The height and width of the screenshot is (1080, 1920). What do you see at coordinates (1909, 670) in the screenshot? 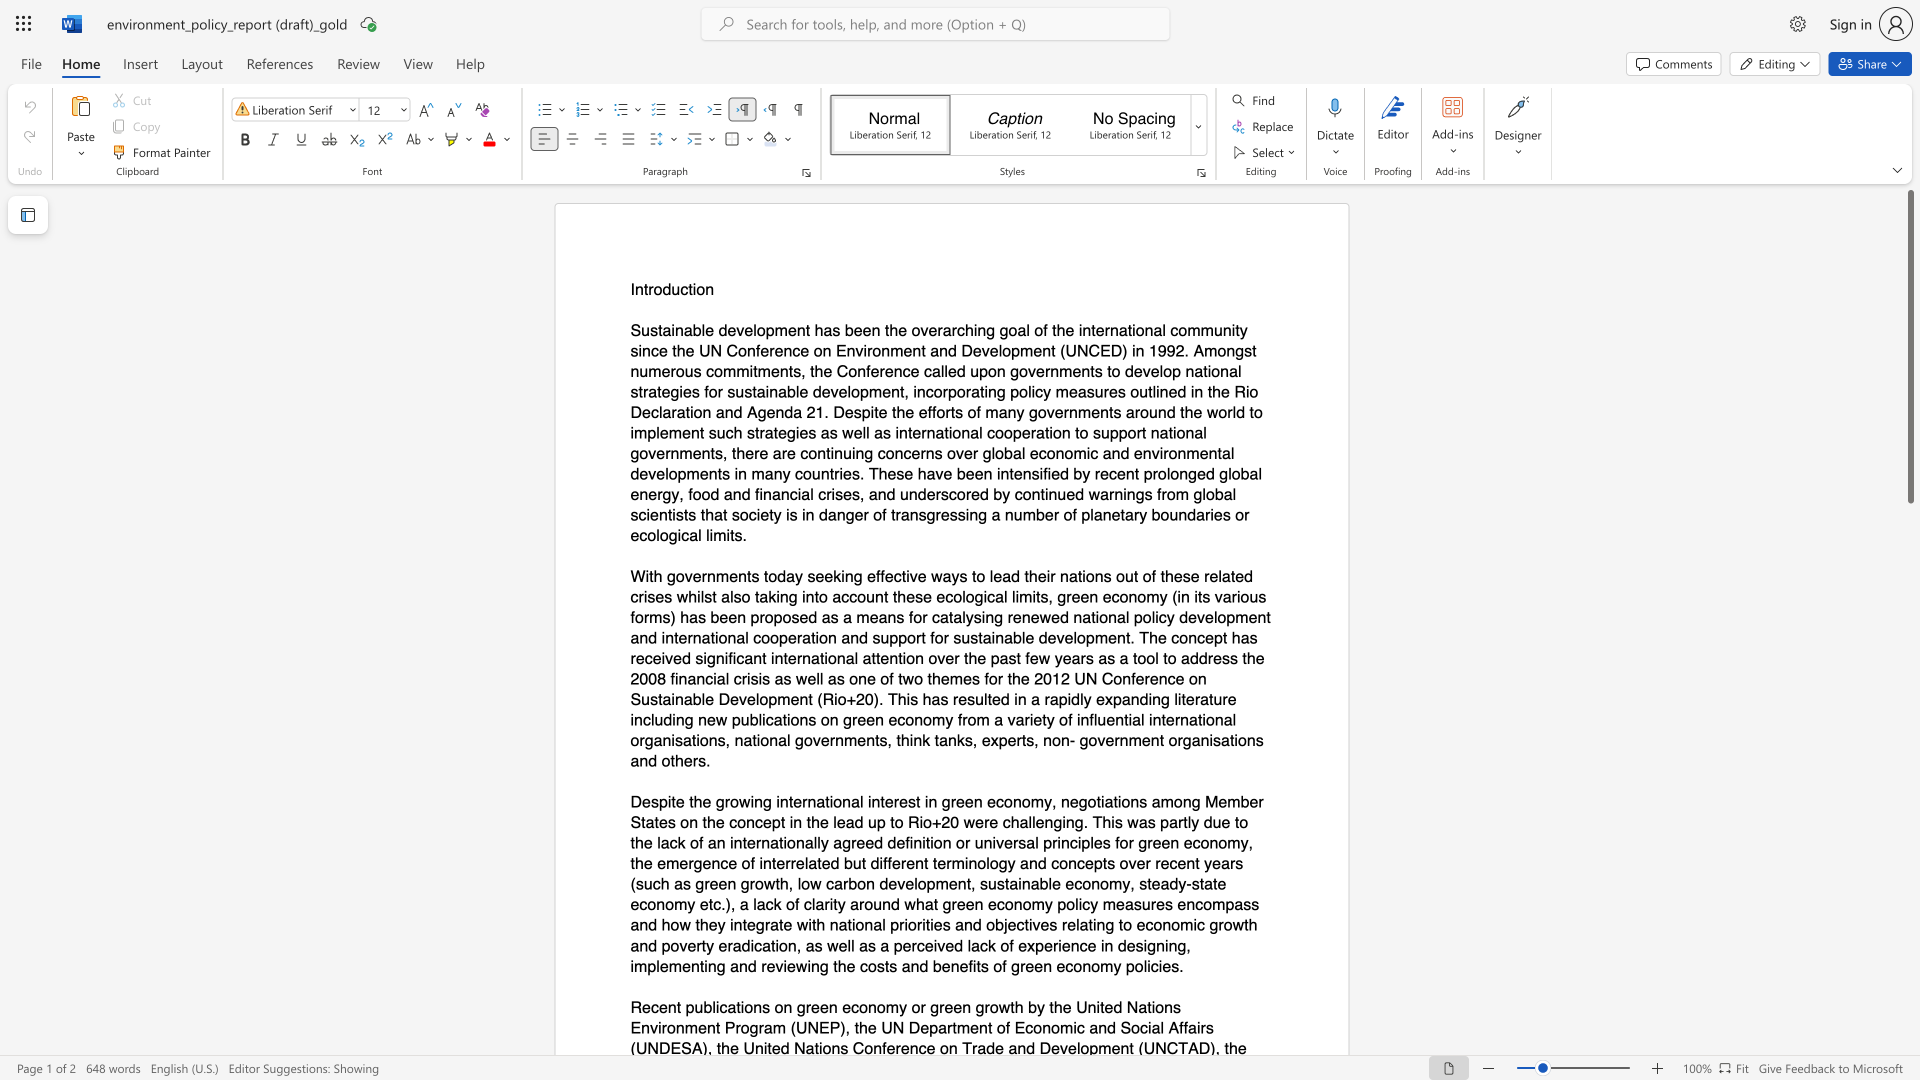
I see `the scrollbar on the right to shift the page lower` at bounding box center [1909, 670].